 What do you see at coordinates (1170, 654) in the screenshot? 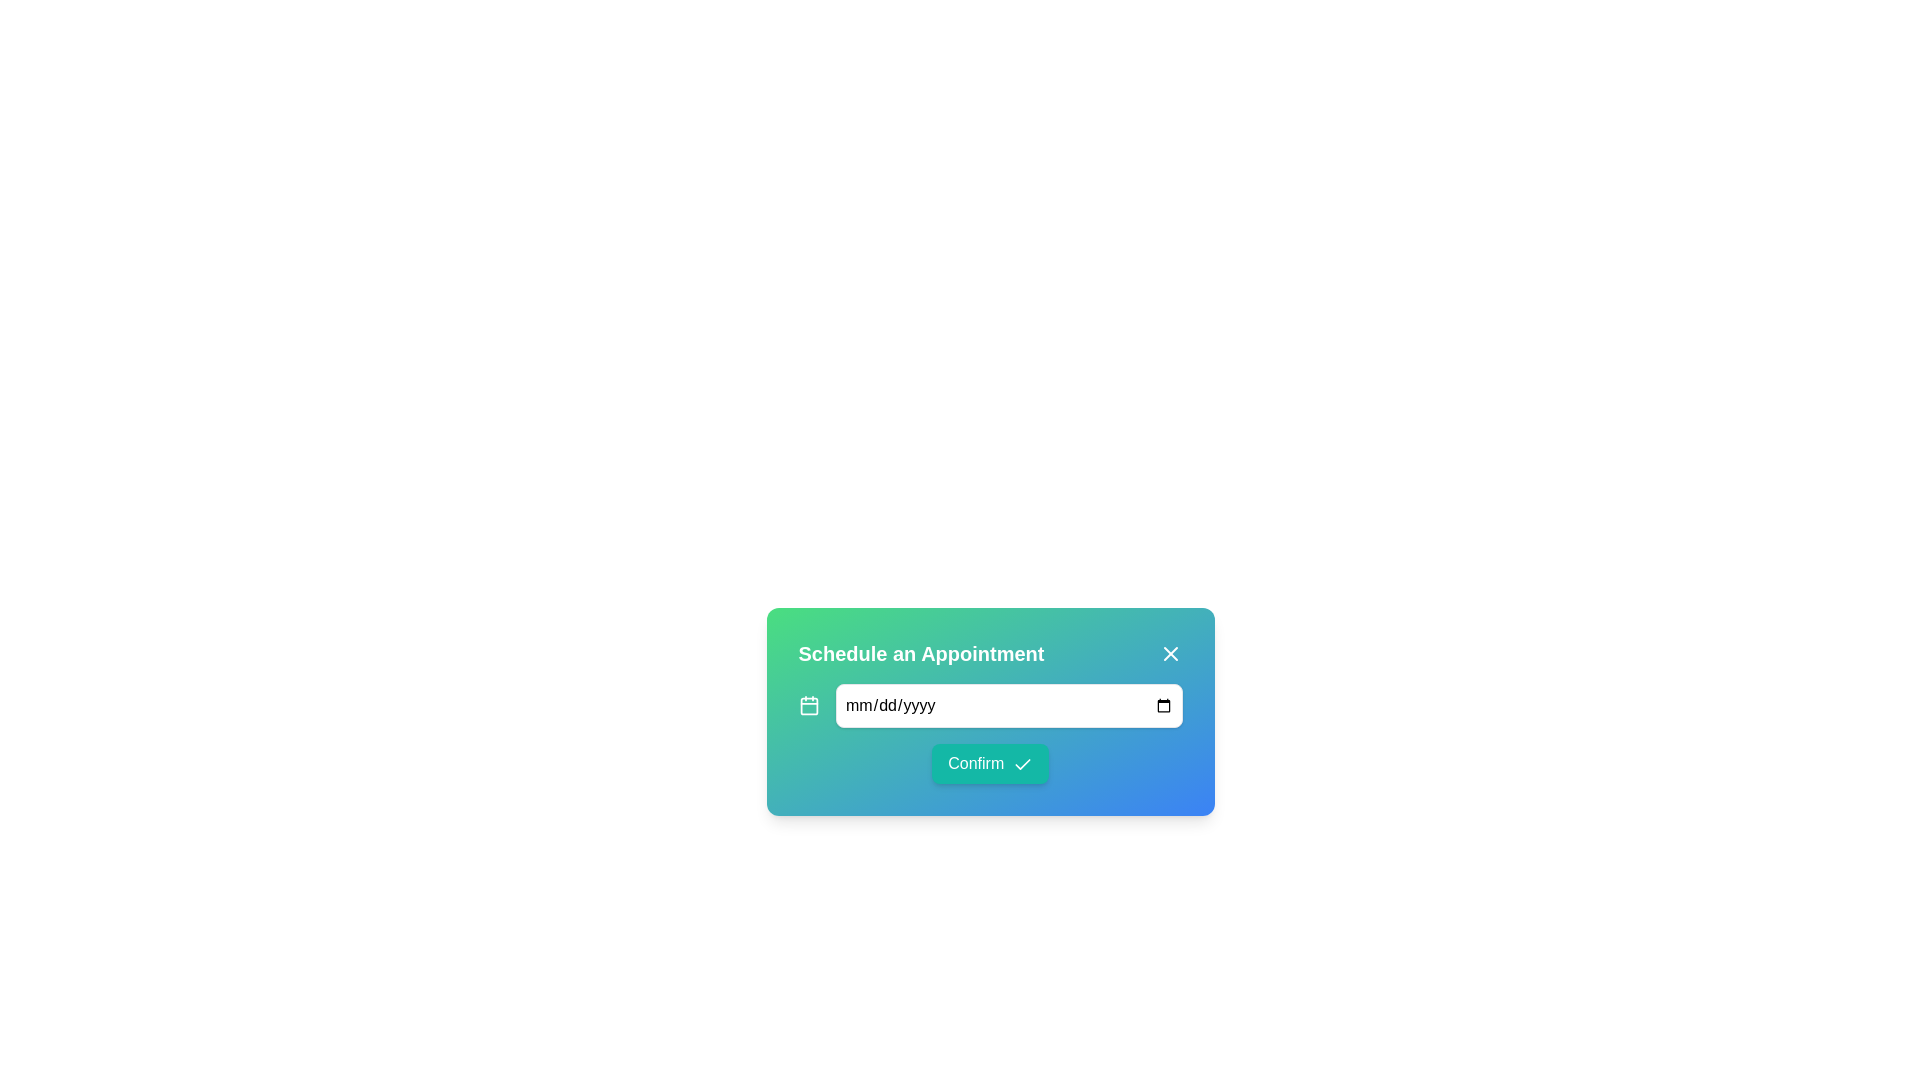
I see `the close icon button, which is a bold white 'X' on a light blue square, located at the top-right corner of the modal window under the heading 'Schedule an Appointment'` at bounding box center [1170, 654].